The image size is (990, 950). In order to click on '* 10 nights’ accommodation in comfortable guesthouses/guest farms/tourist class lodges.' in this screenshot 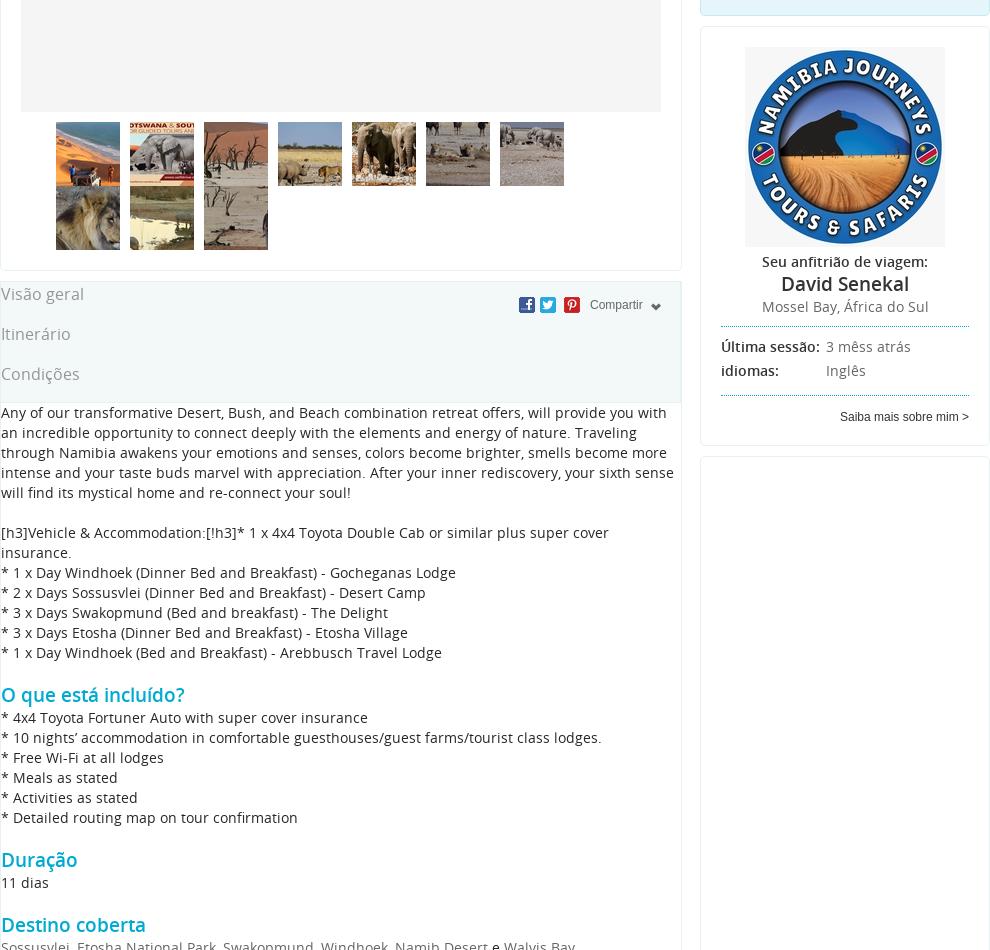, I will do `click(300, 736)`.